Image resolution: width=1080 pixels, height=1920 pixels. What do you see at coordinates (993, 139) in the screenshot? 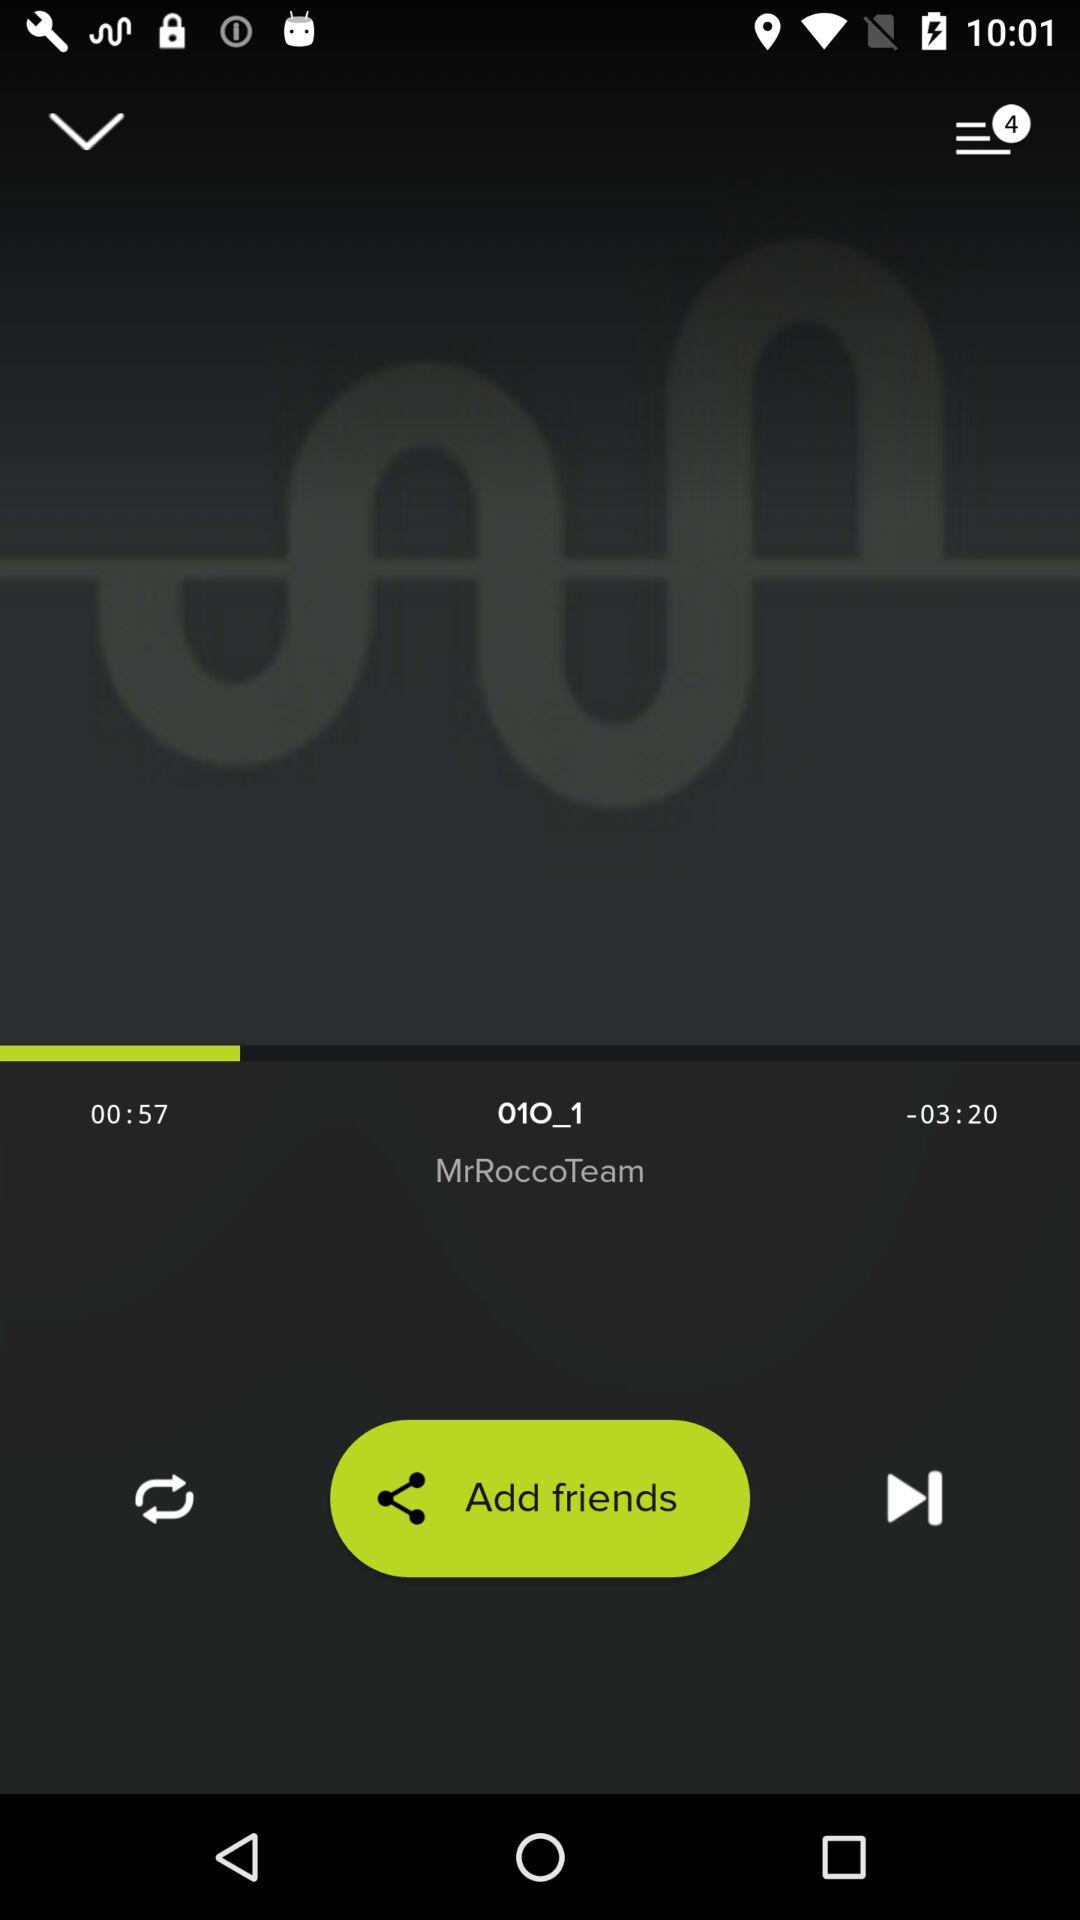
I see `the playlist icon` at bounding box center [993, 139].